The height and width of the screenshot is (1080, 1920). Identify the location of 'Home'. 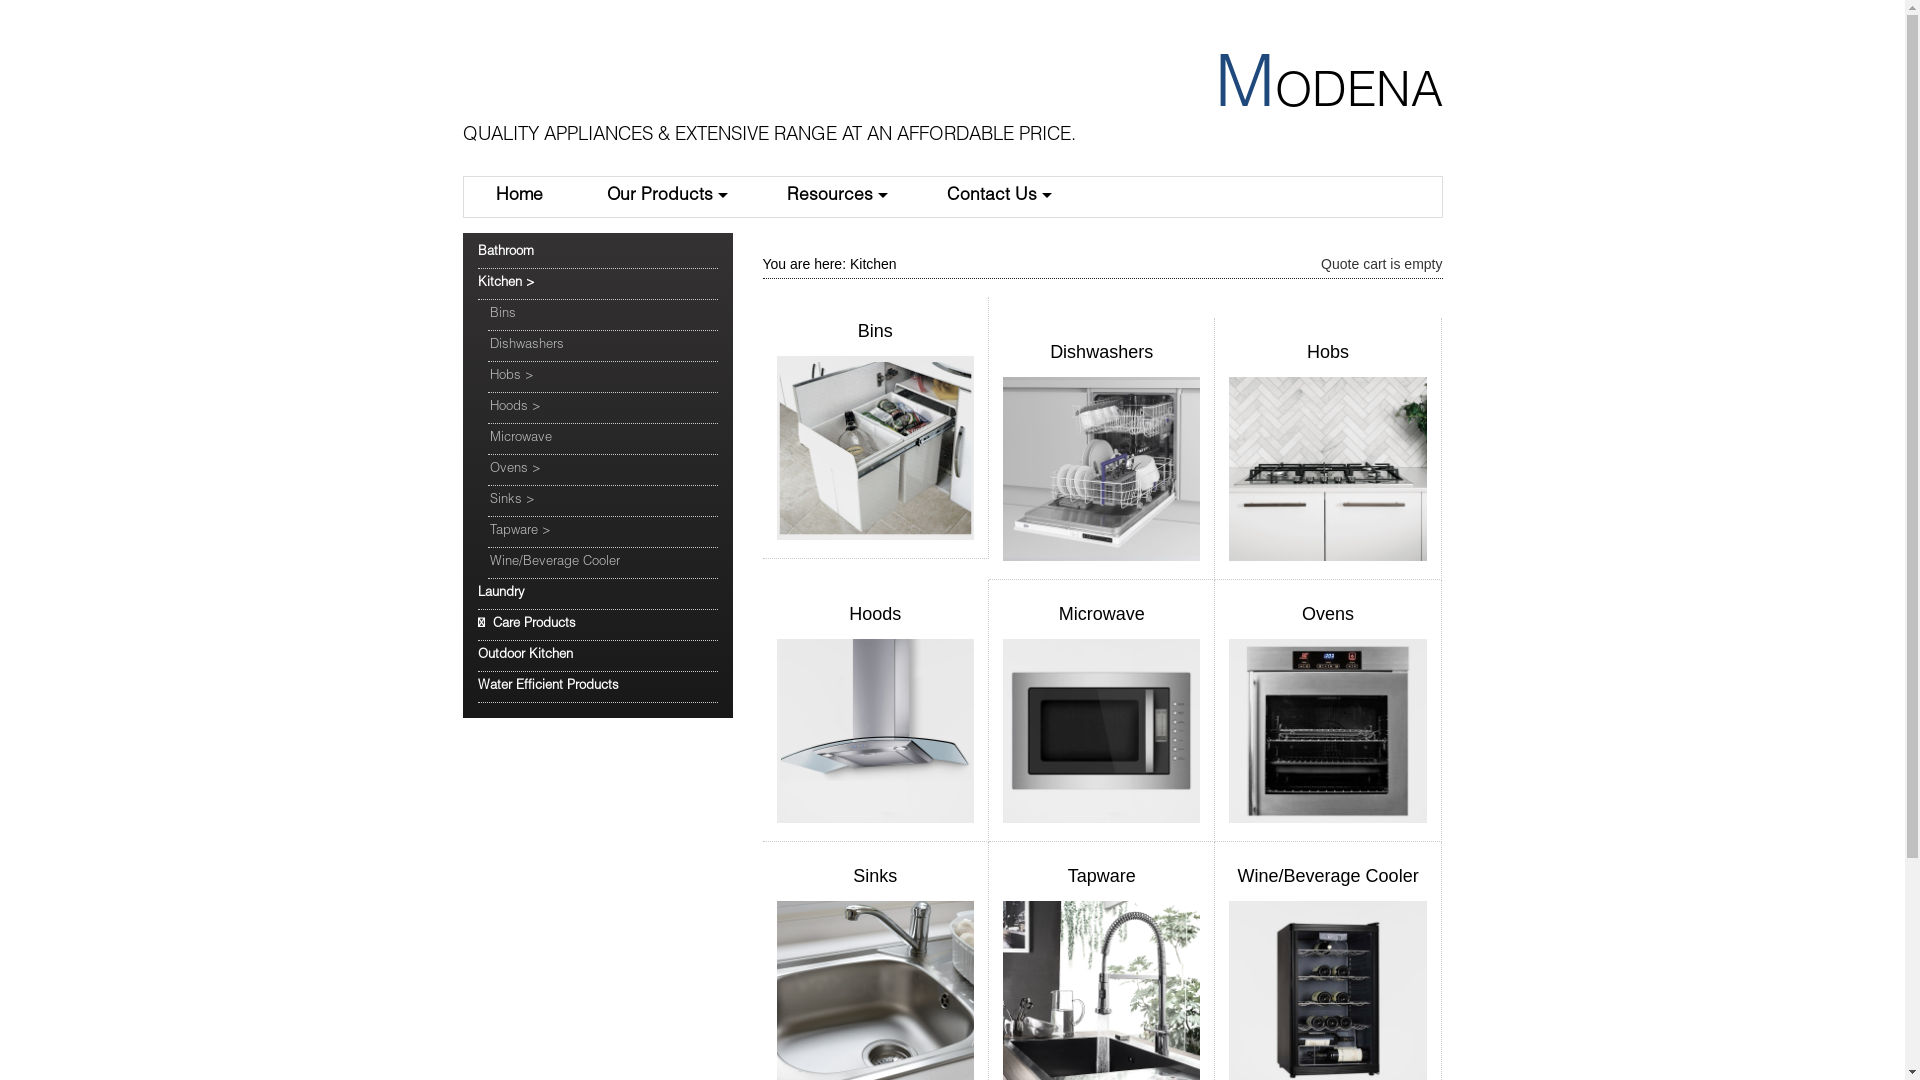
(519, 196).